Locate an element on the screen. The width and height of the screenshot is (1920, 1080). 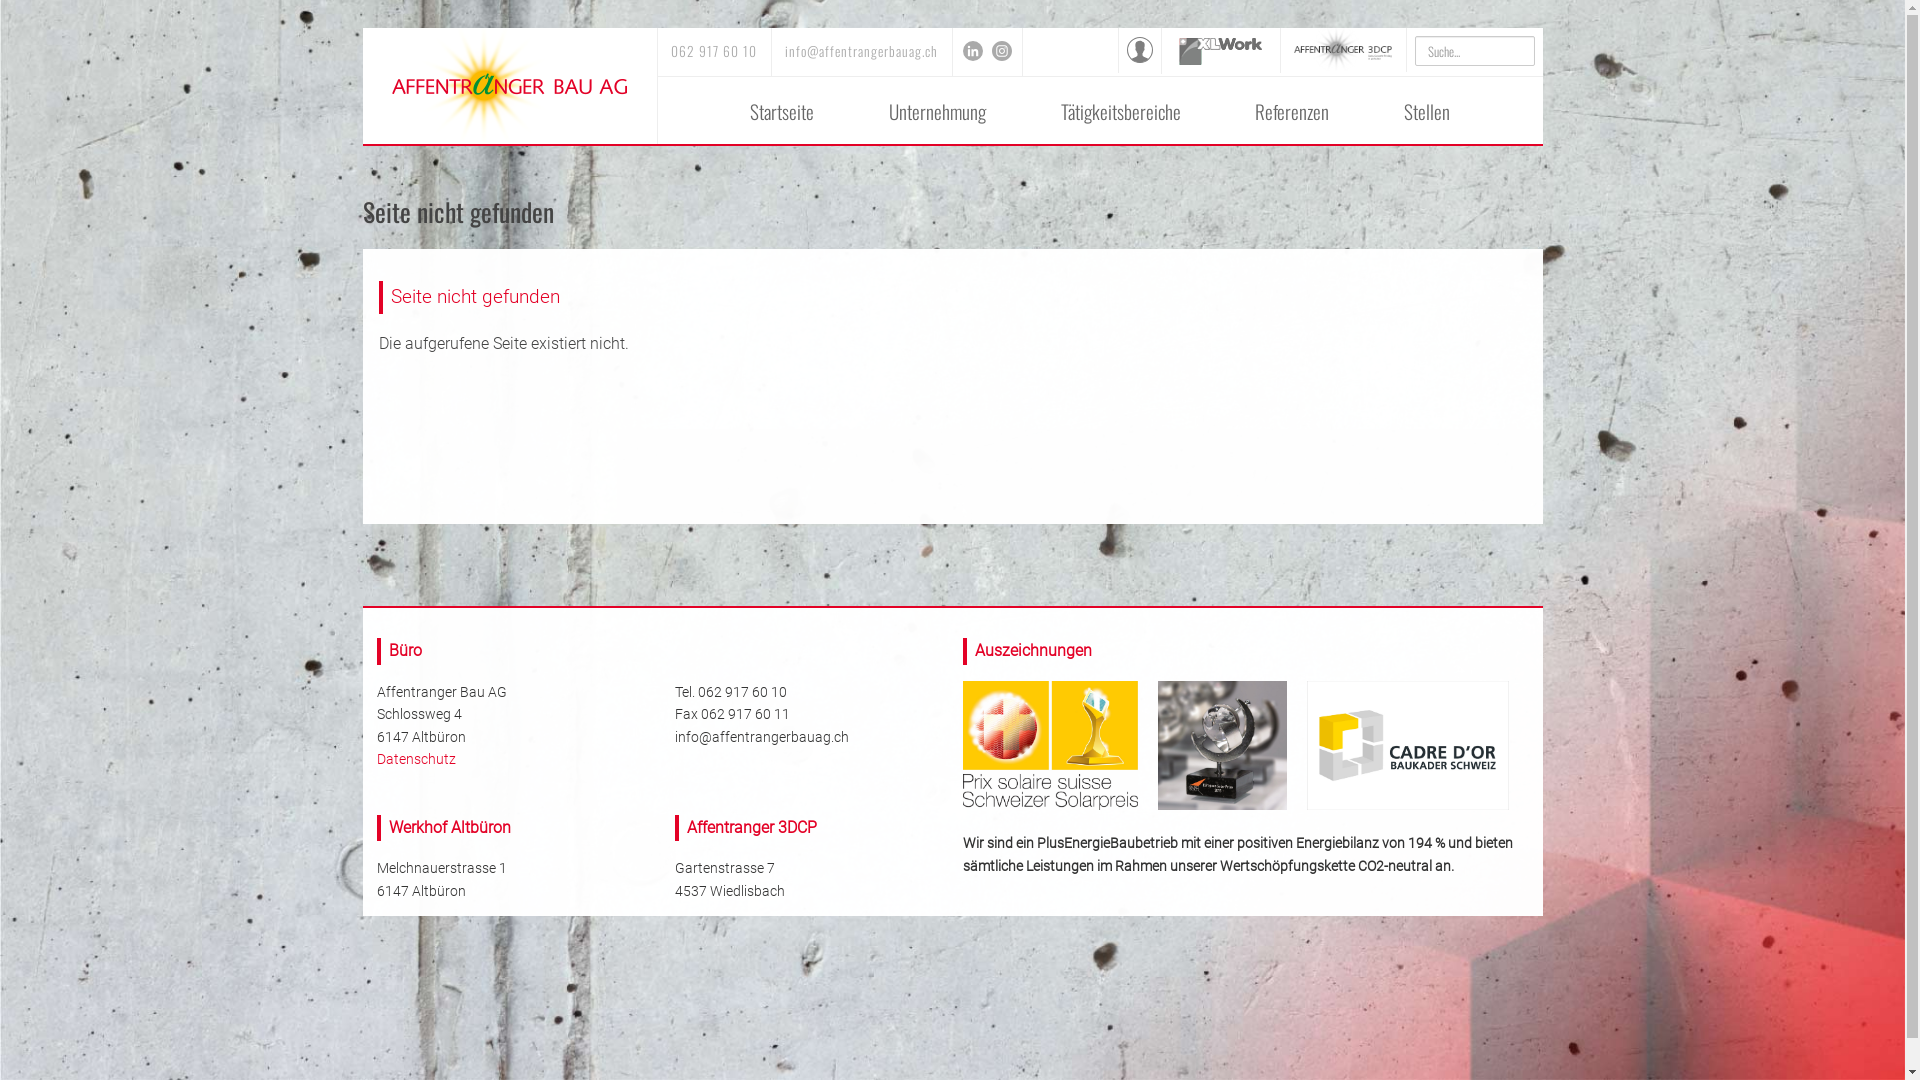
'Datenschutz' is located at coordinates (414, 759).